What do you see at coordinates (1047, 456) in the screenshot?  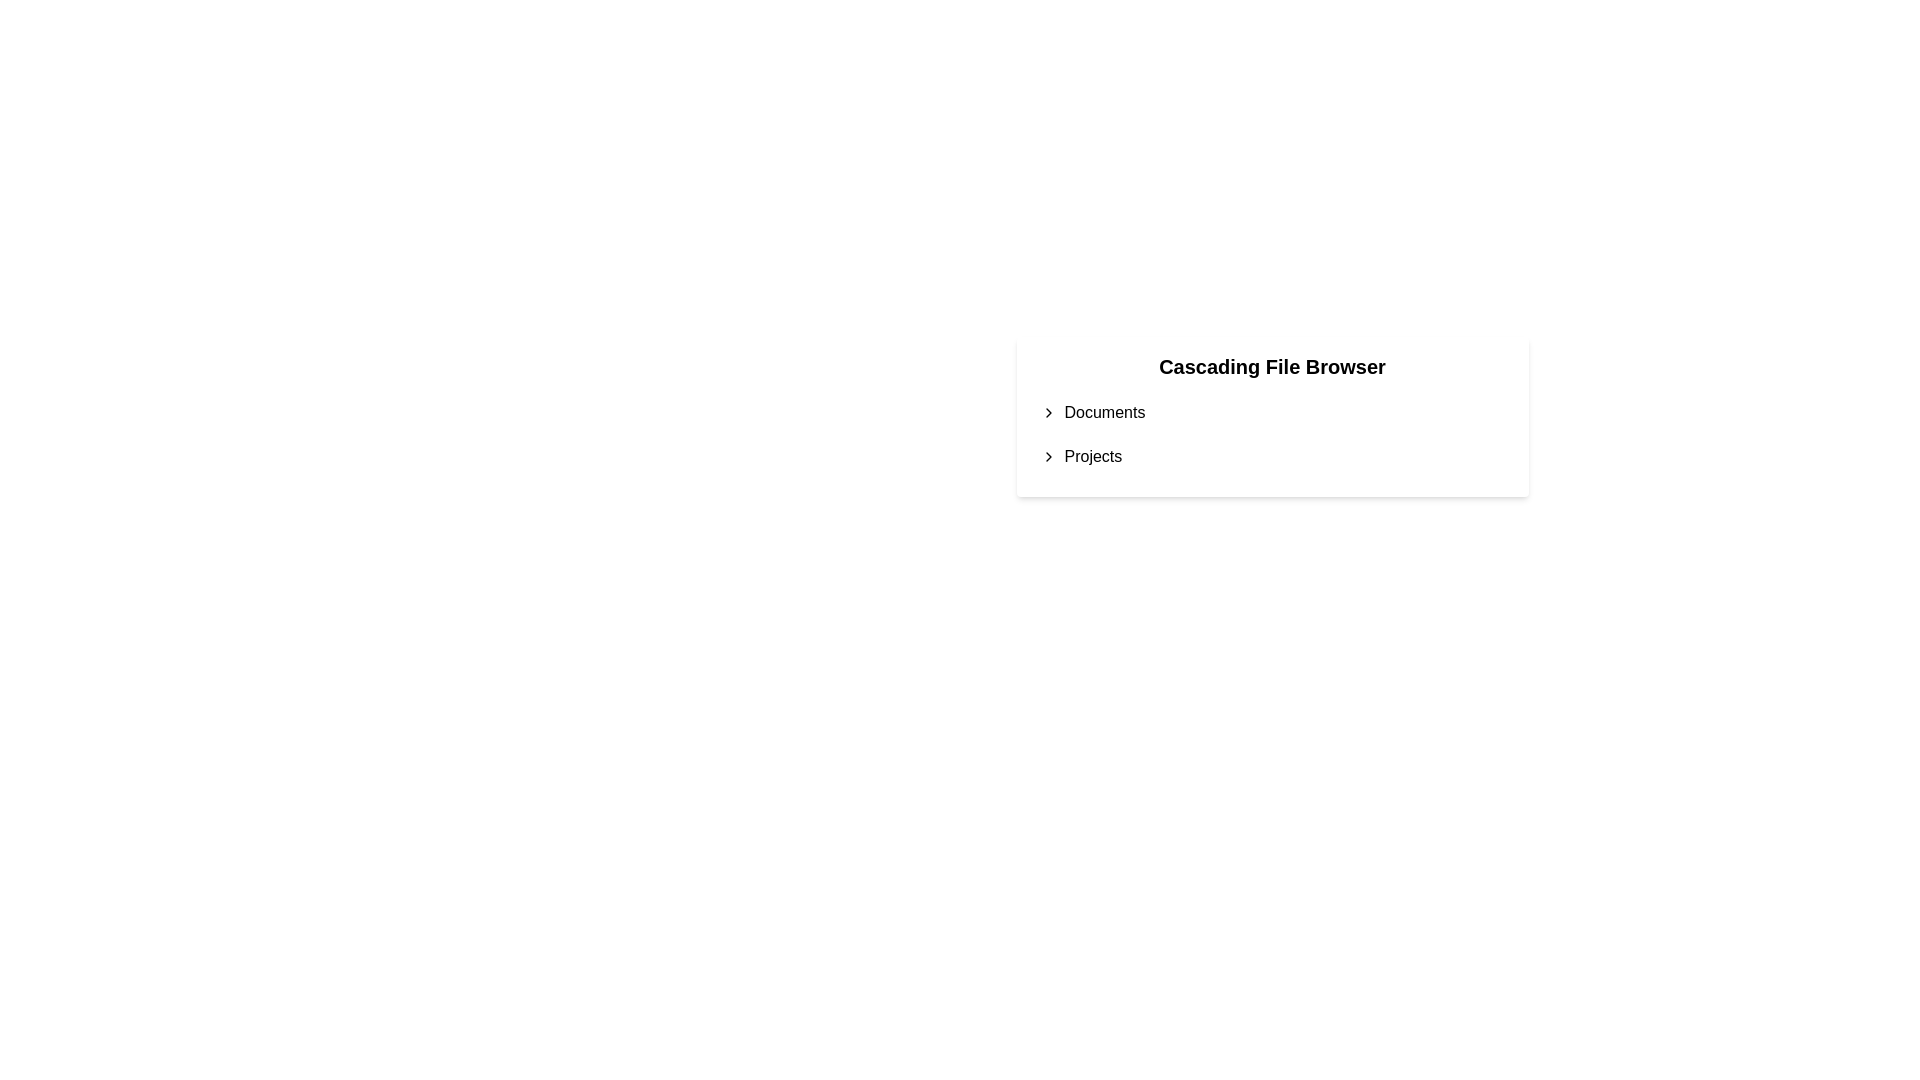 I see `the behavior of the small right-pointing chevron icon adjacent to the text 'Projects'` at bounding box center [1047, 456].